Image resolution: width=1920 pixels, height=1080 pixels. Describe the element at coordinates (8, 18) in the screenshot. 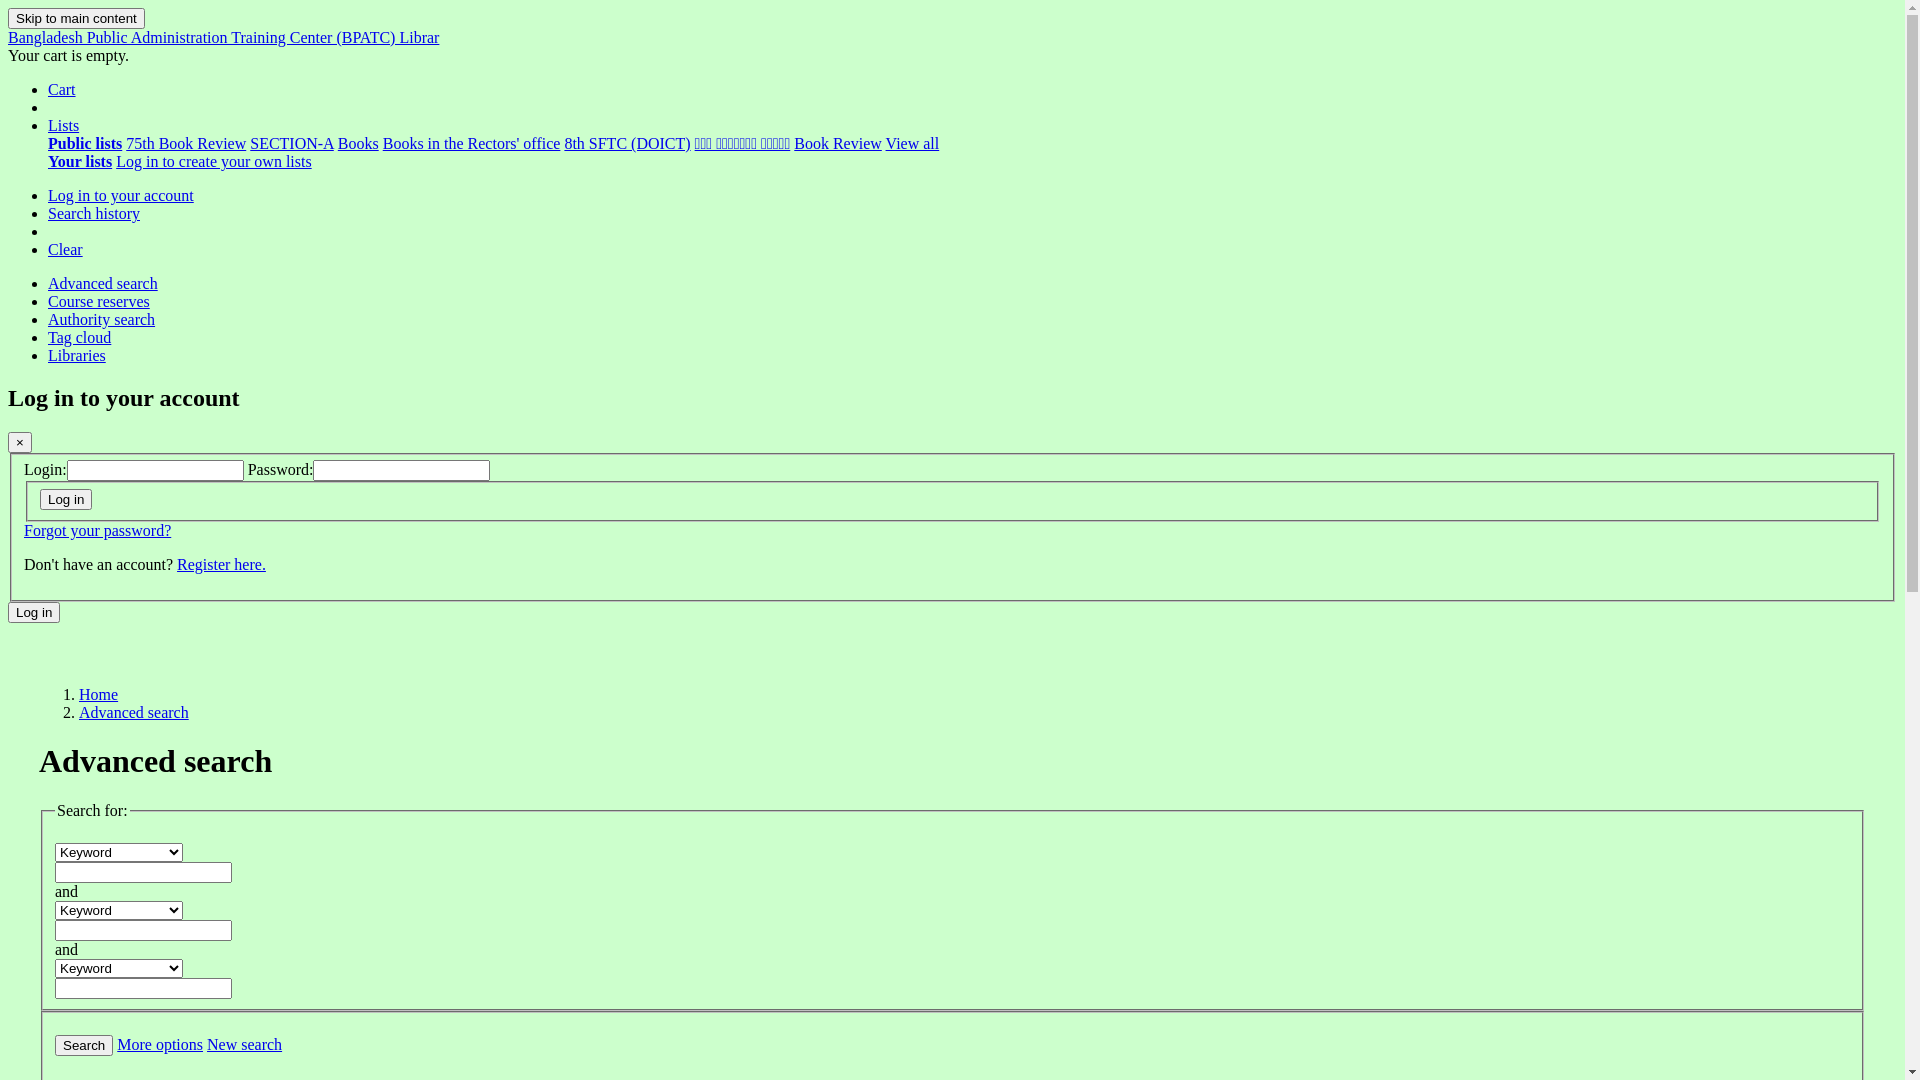

I see `'Skip to main content'` at that location.